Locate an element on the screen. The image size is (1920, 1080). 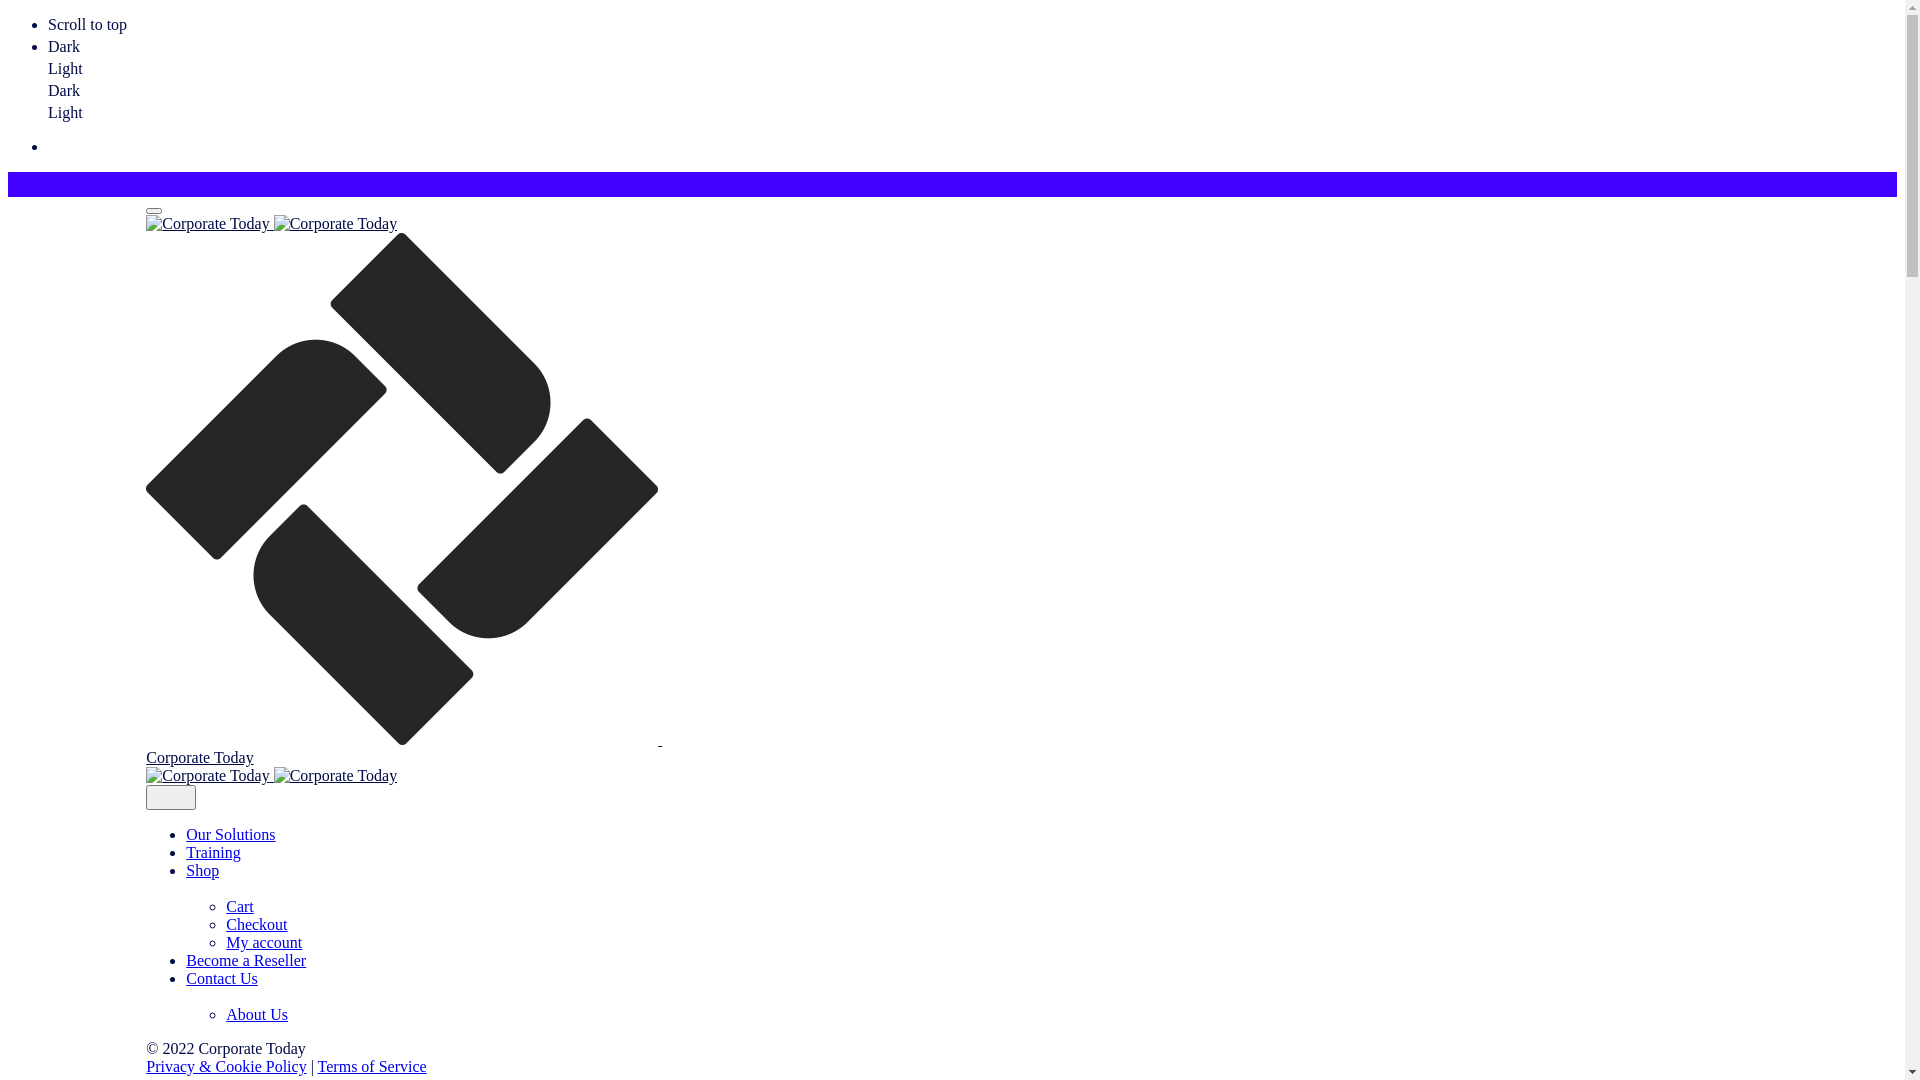
'My account' is located at coordinates (225, 942).